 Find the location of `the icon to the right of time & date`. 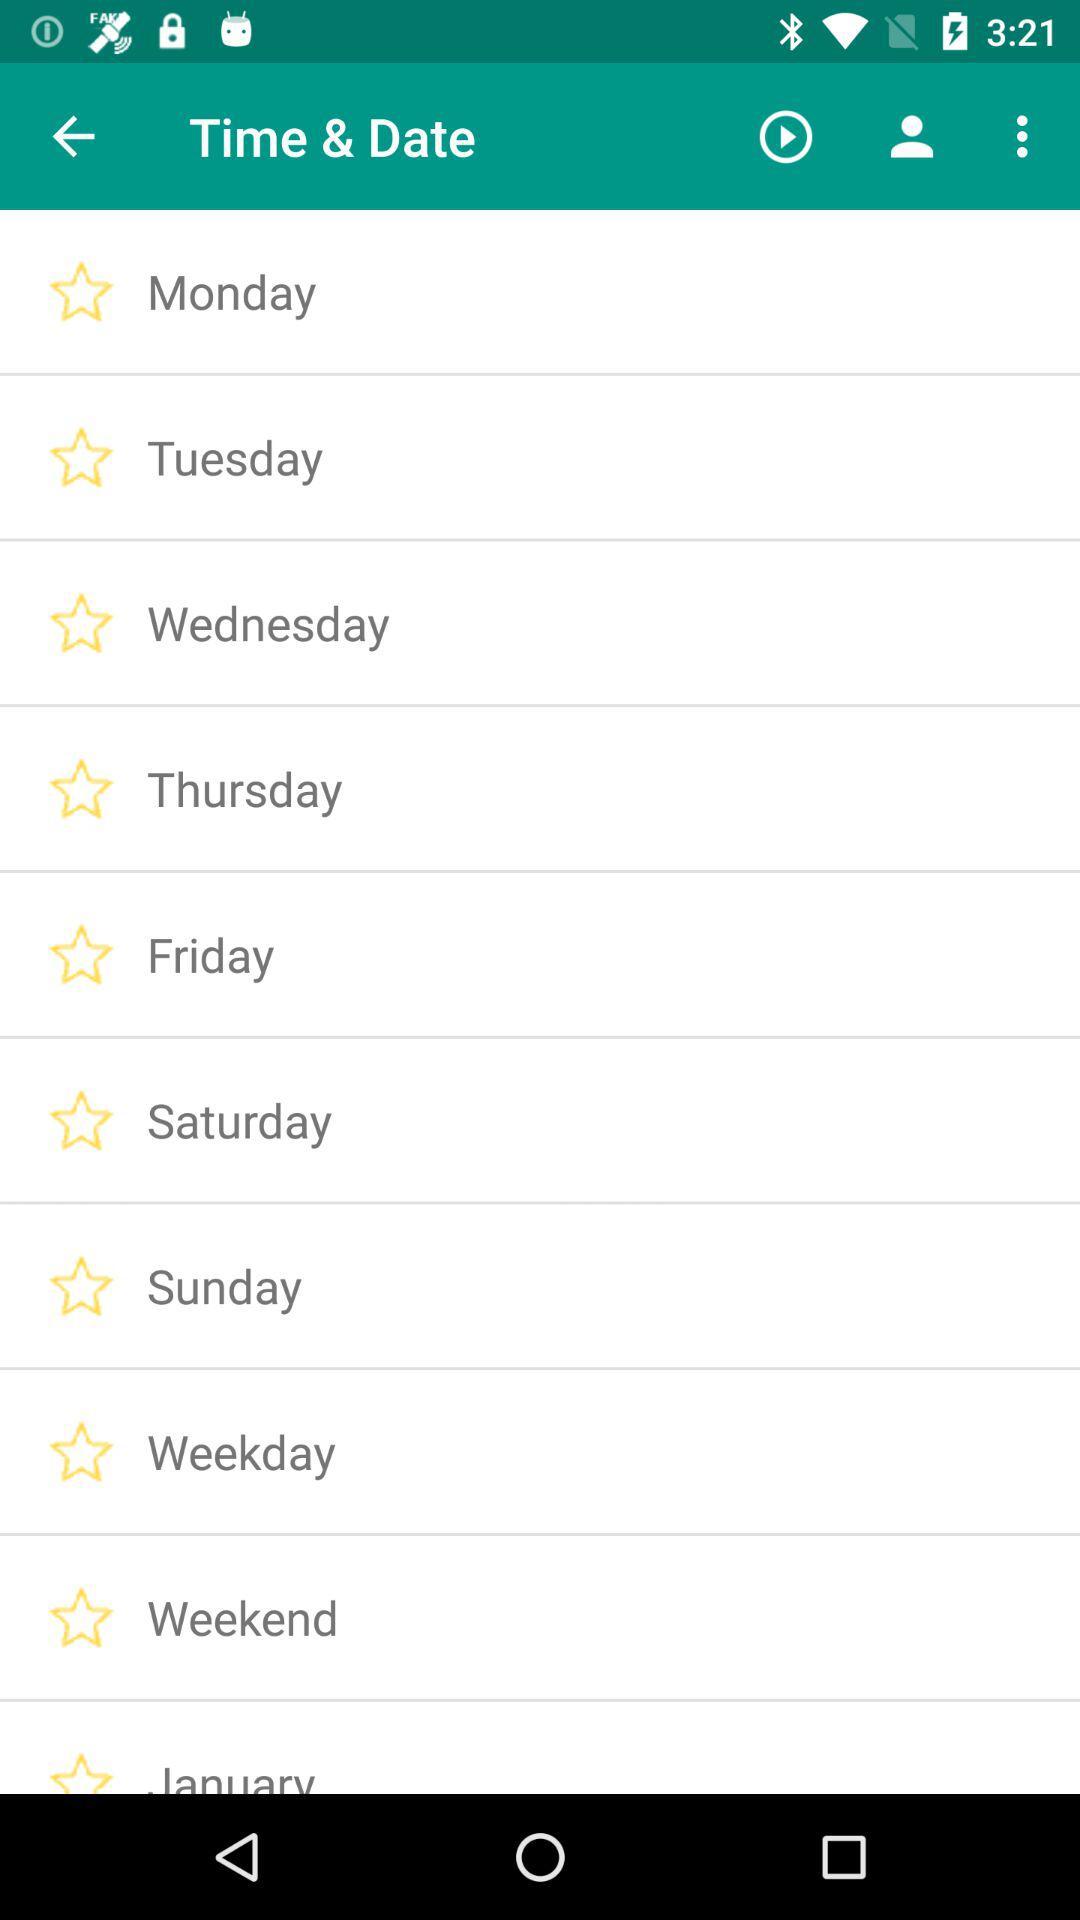

the icon to the right of time & date is located at coordinates (785, 135).